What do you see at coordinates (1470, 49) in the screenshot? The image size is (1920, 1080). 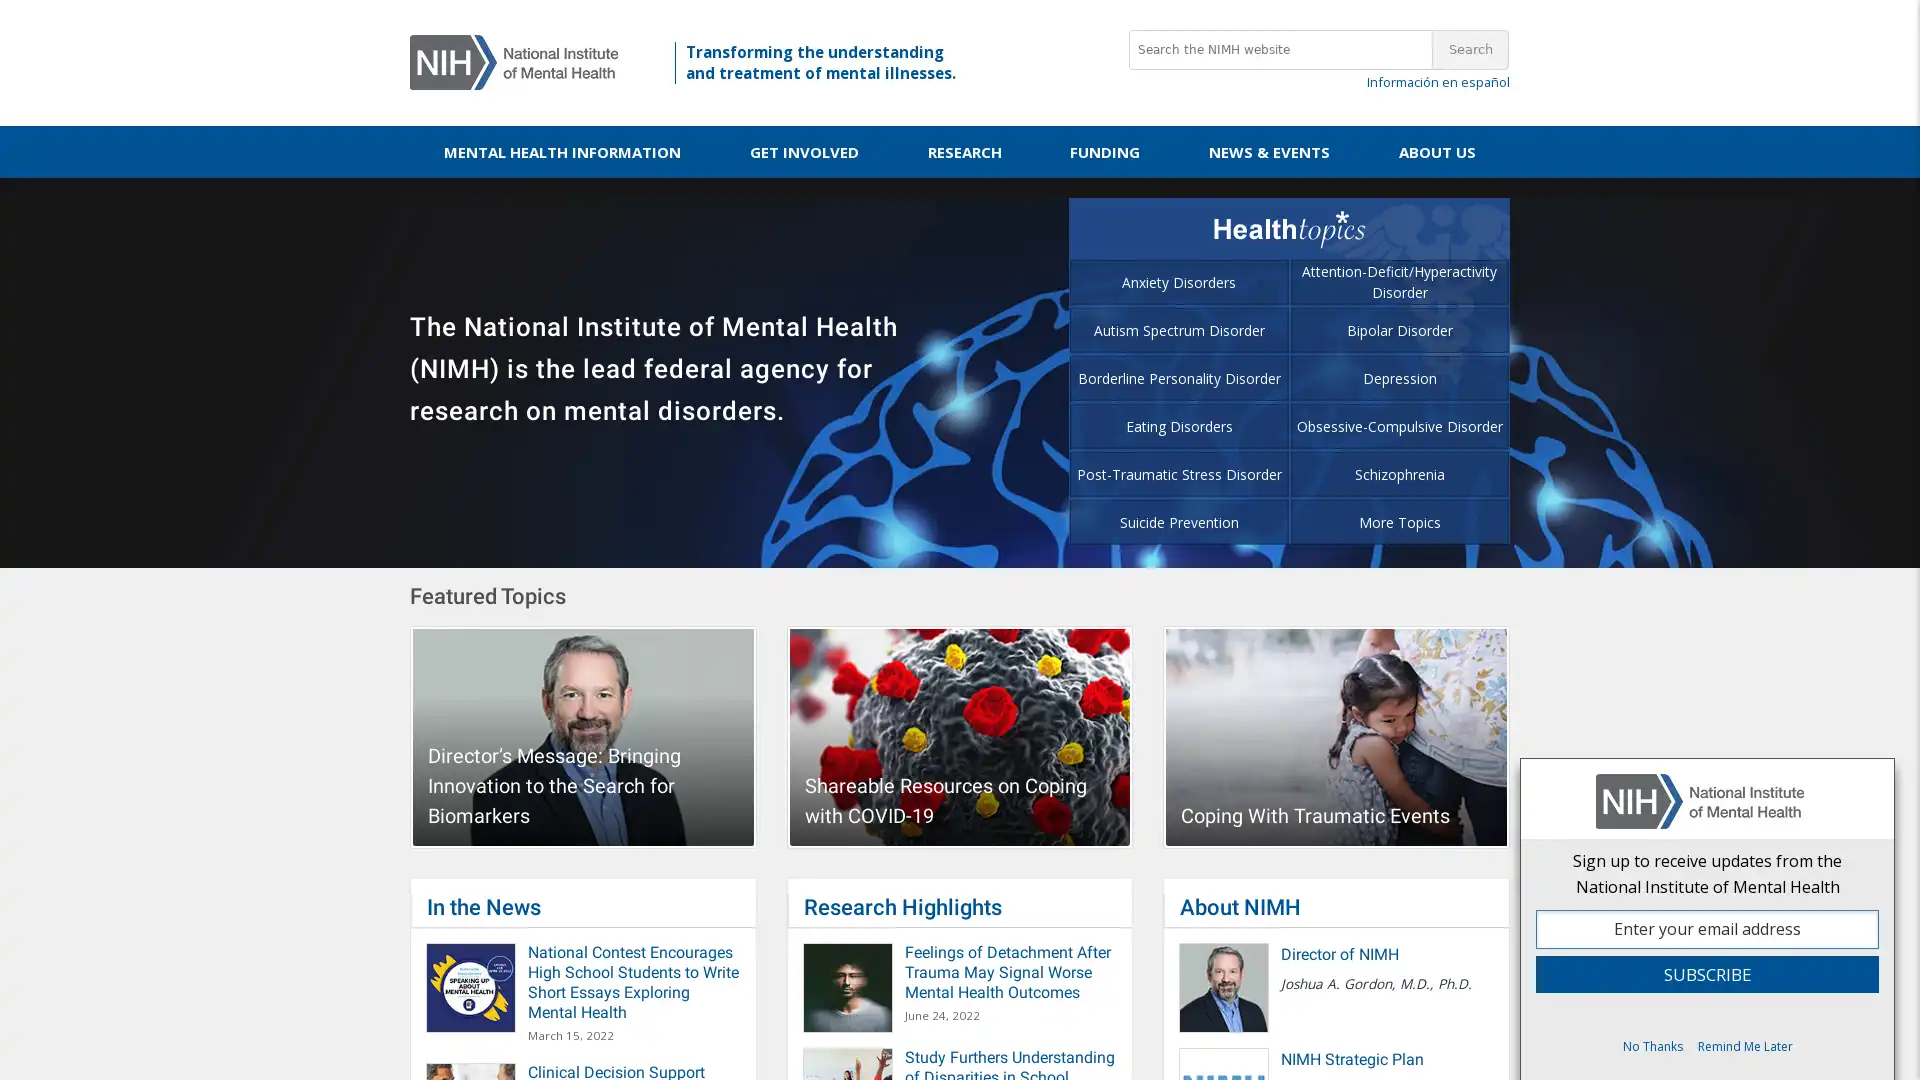 I see `Search` at bounding box center [1470, 49].